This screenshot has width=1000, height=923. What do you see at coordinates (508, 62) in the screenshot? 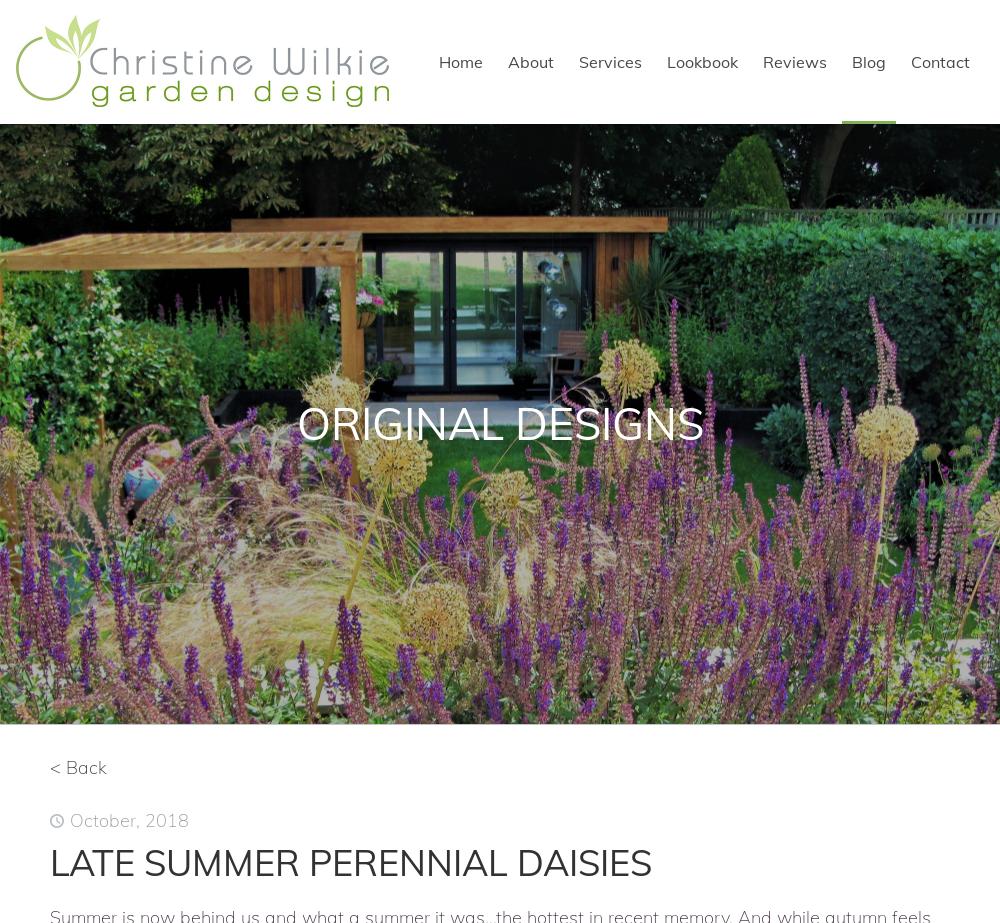
I see `'About'` at bounding box center [508, 62].